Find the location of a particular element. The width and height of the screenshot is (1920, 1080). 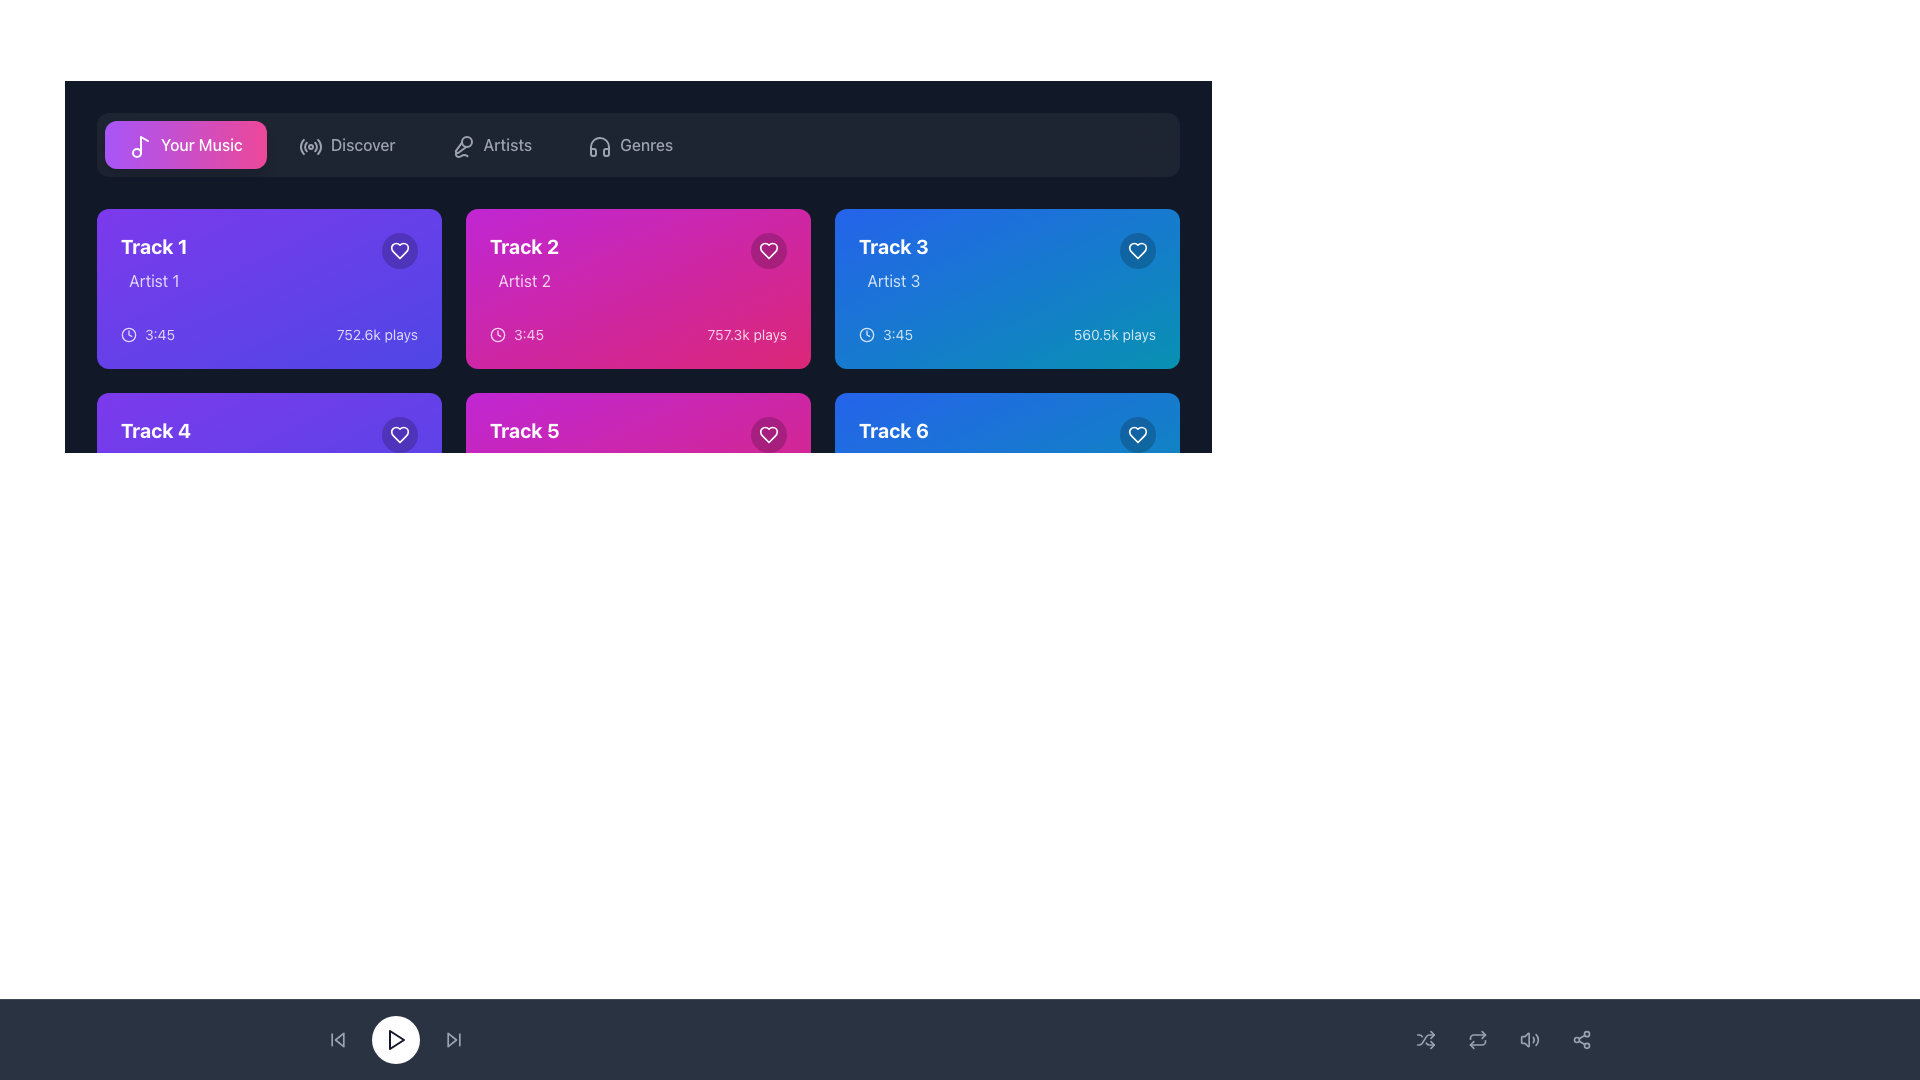

the audio volume control button, which is the third interactive control from the left in the bottom control panel is located at coordinates (1529, 1039).